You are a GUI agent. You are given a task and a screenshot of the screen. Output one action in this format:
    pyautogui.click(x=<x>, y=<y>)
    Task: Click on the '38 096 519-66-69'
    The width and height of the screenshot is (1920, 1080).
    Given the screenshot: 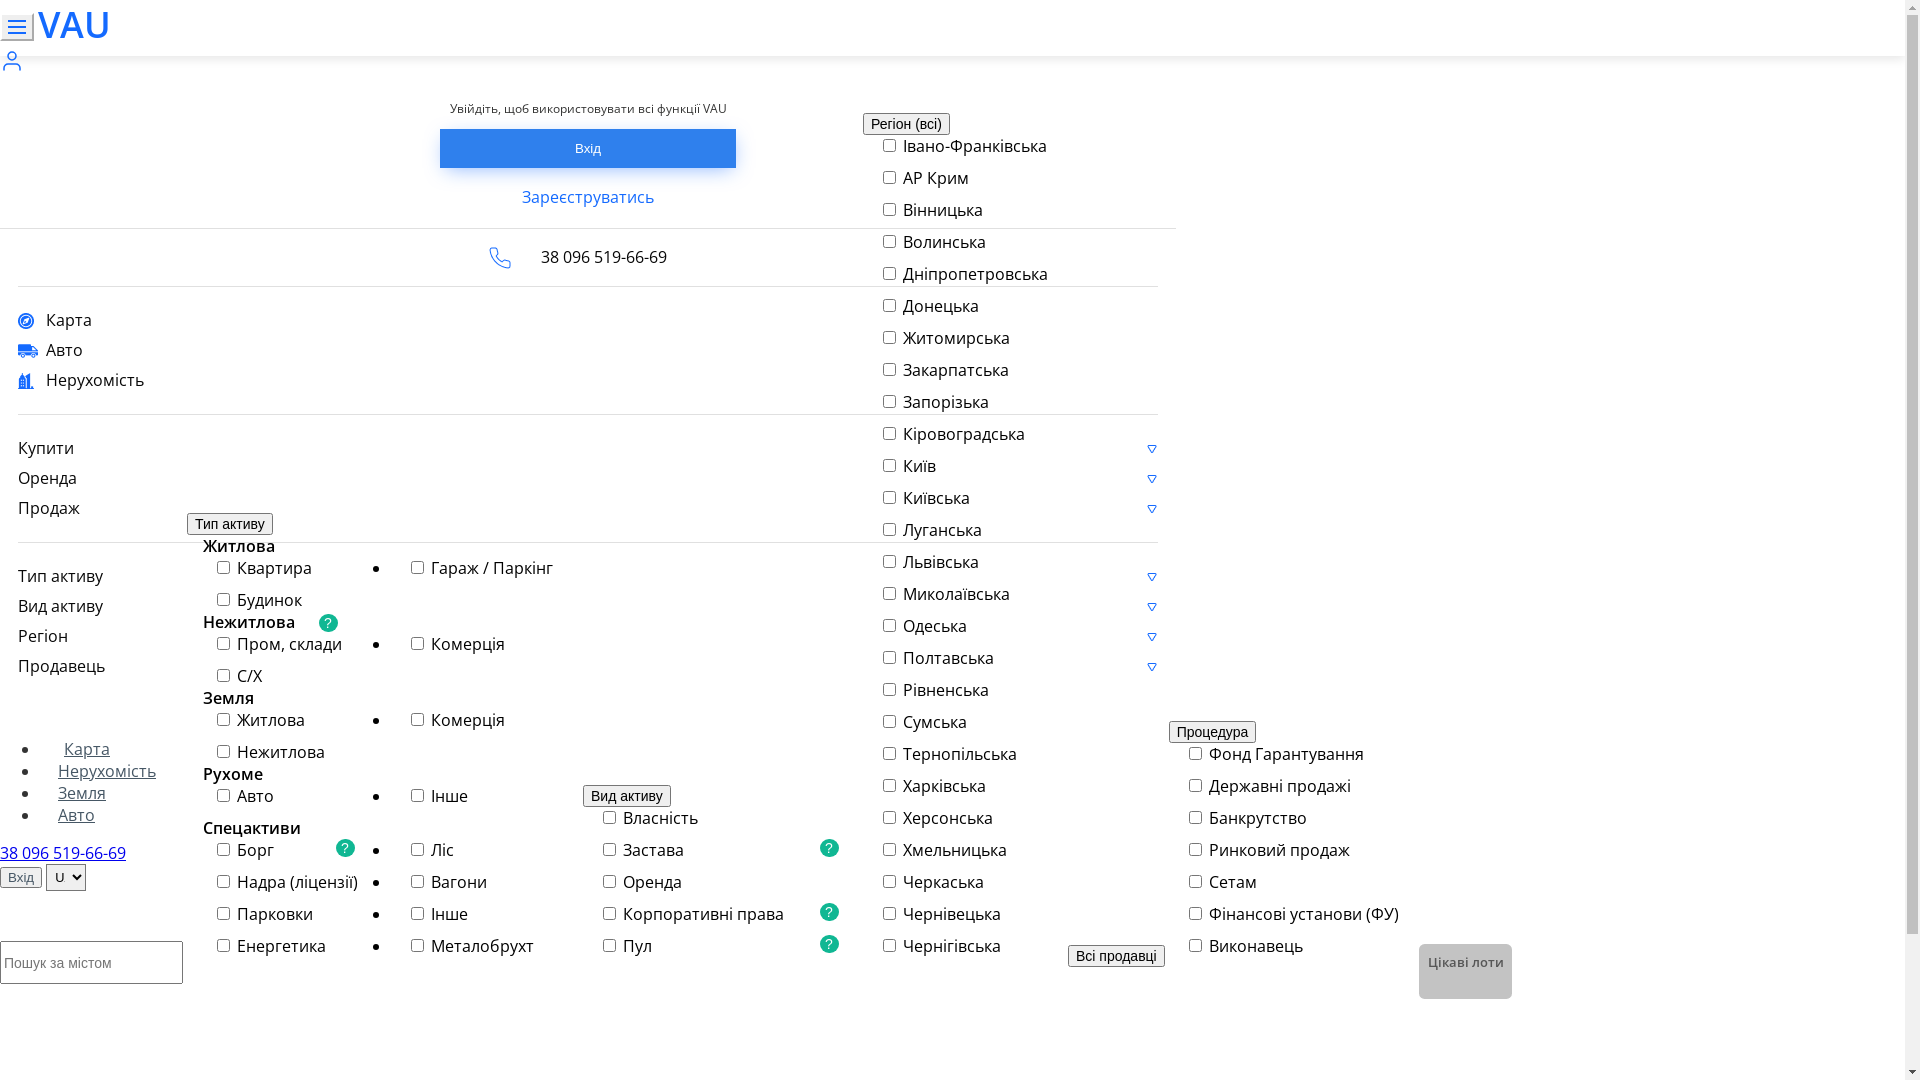 What is the action you would take?
    pyautogui.click(x=587, y=256)
    